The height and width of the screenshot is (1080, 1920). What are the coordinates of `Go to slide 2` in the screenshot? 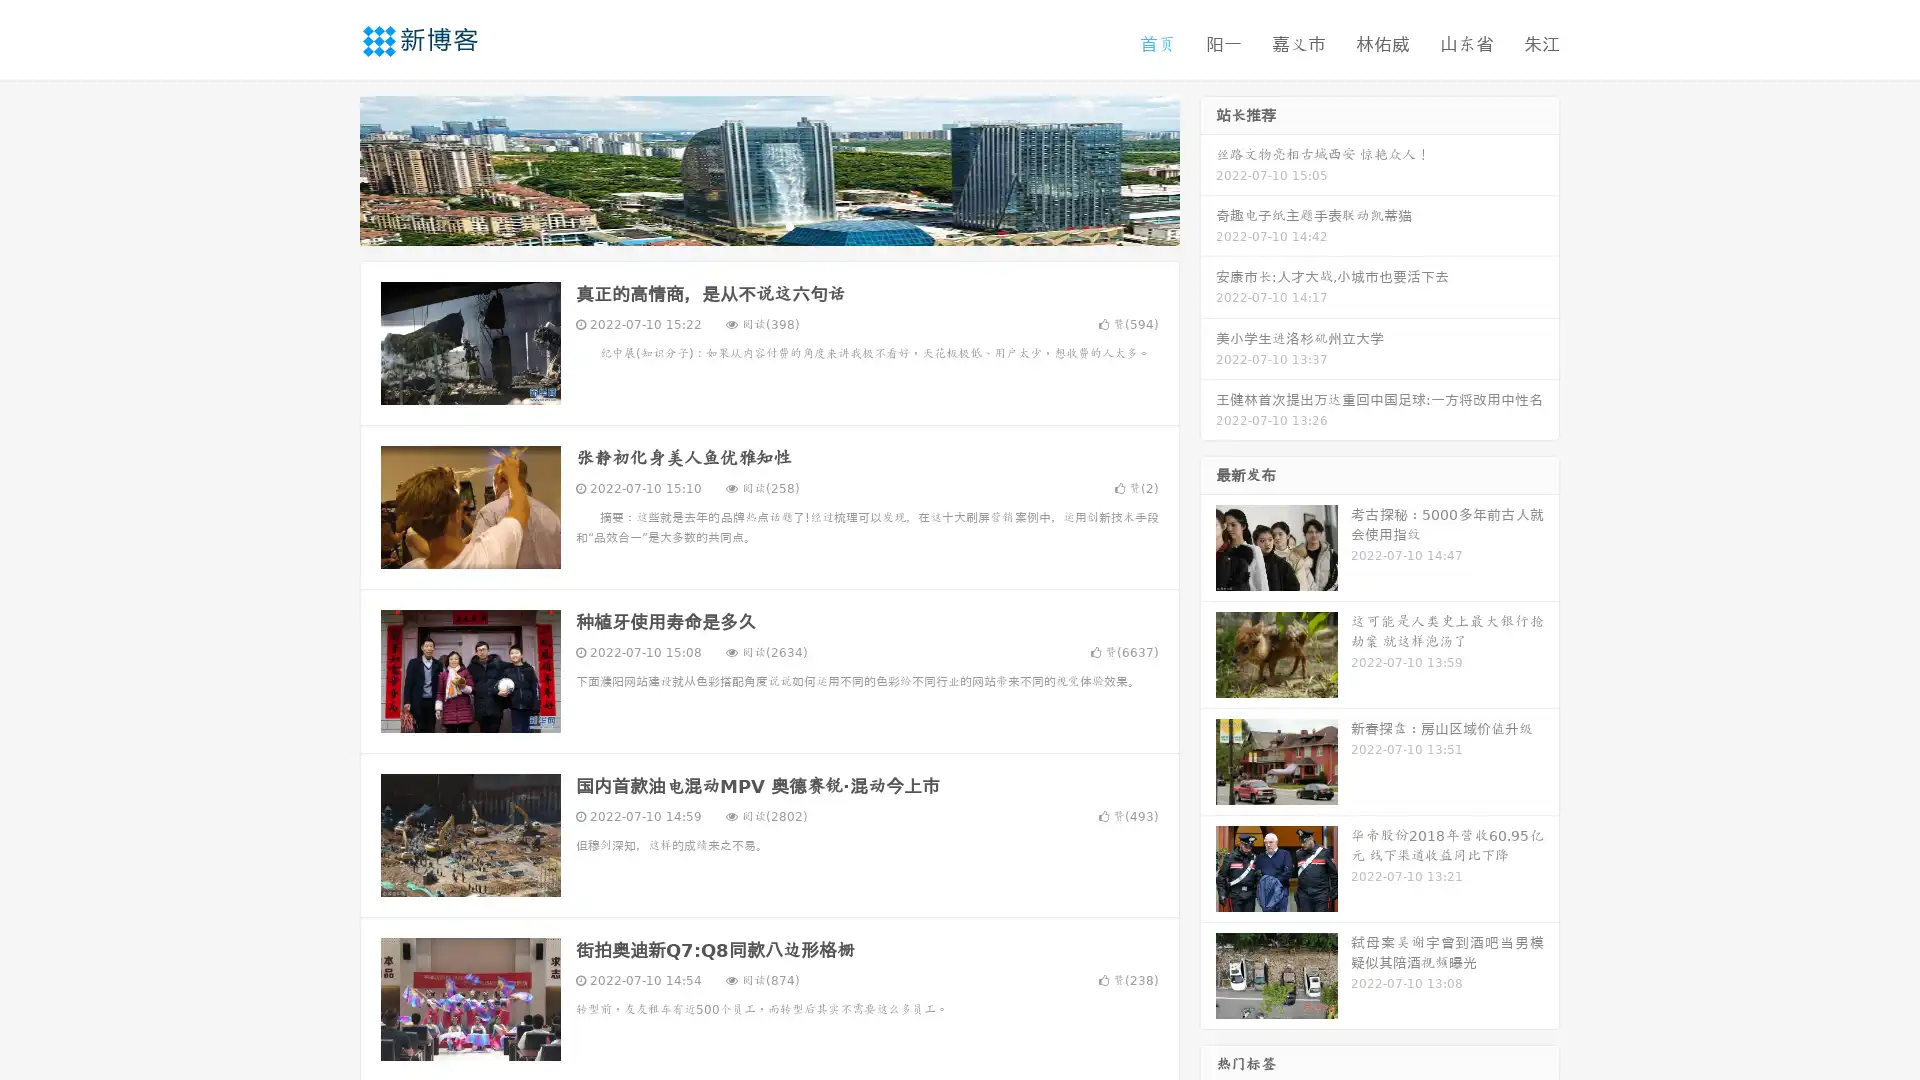 It's located at (768, 225).